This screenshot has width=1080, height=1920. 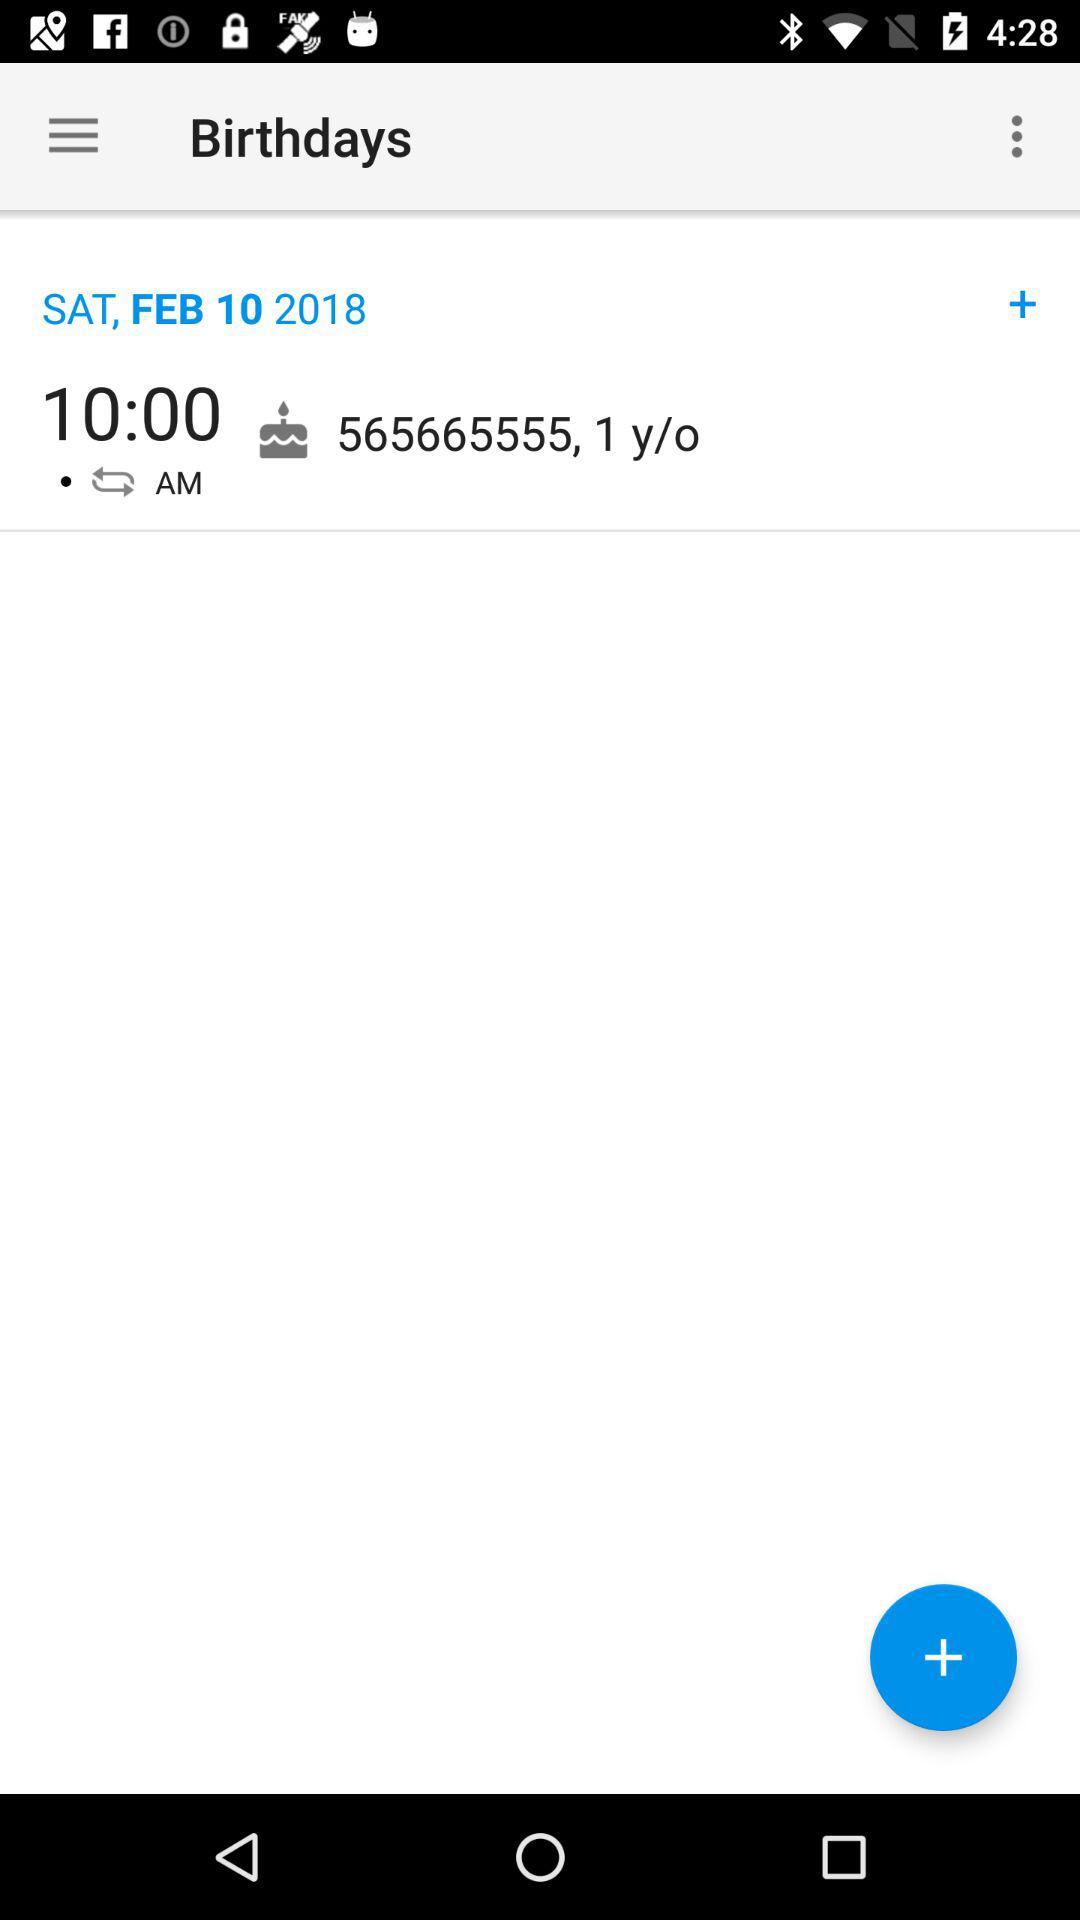 I want to click on a new birthday date, so click(x=943, y=1657).